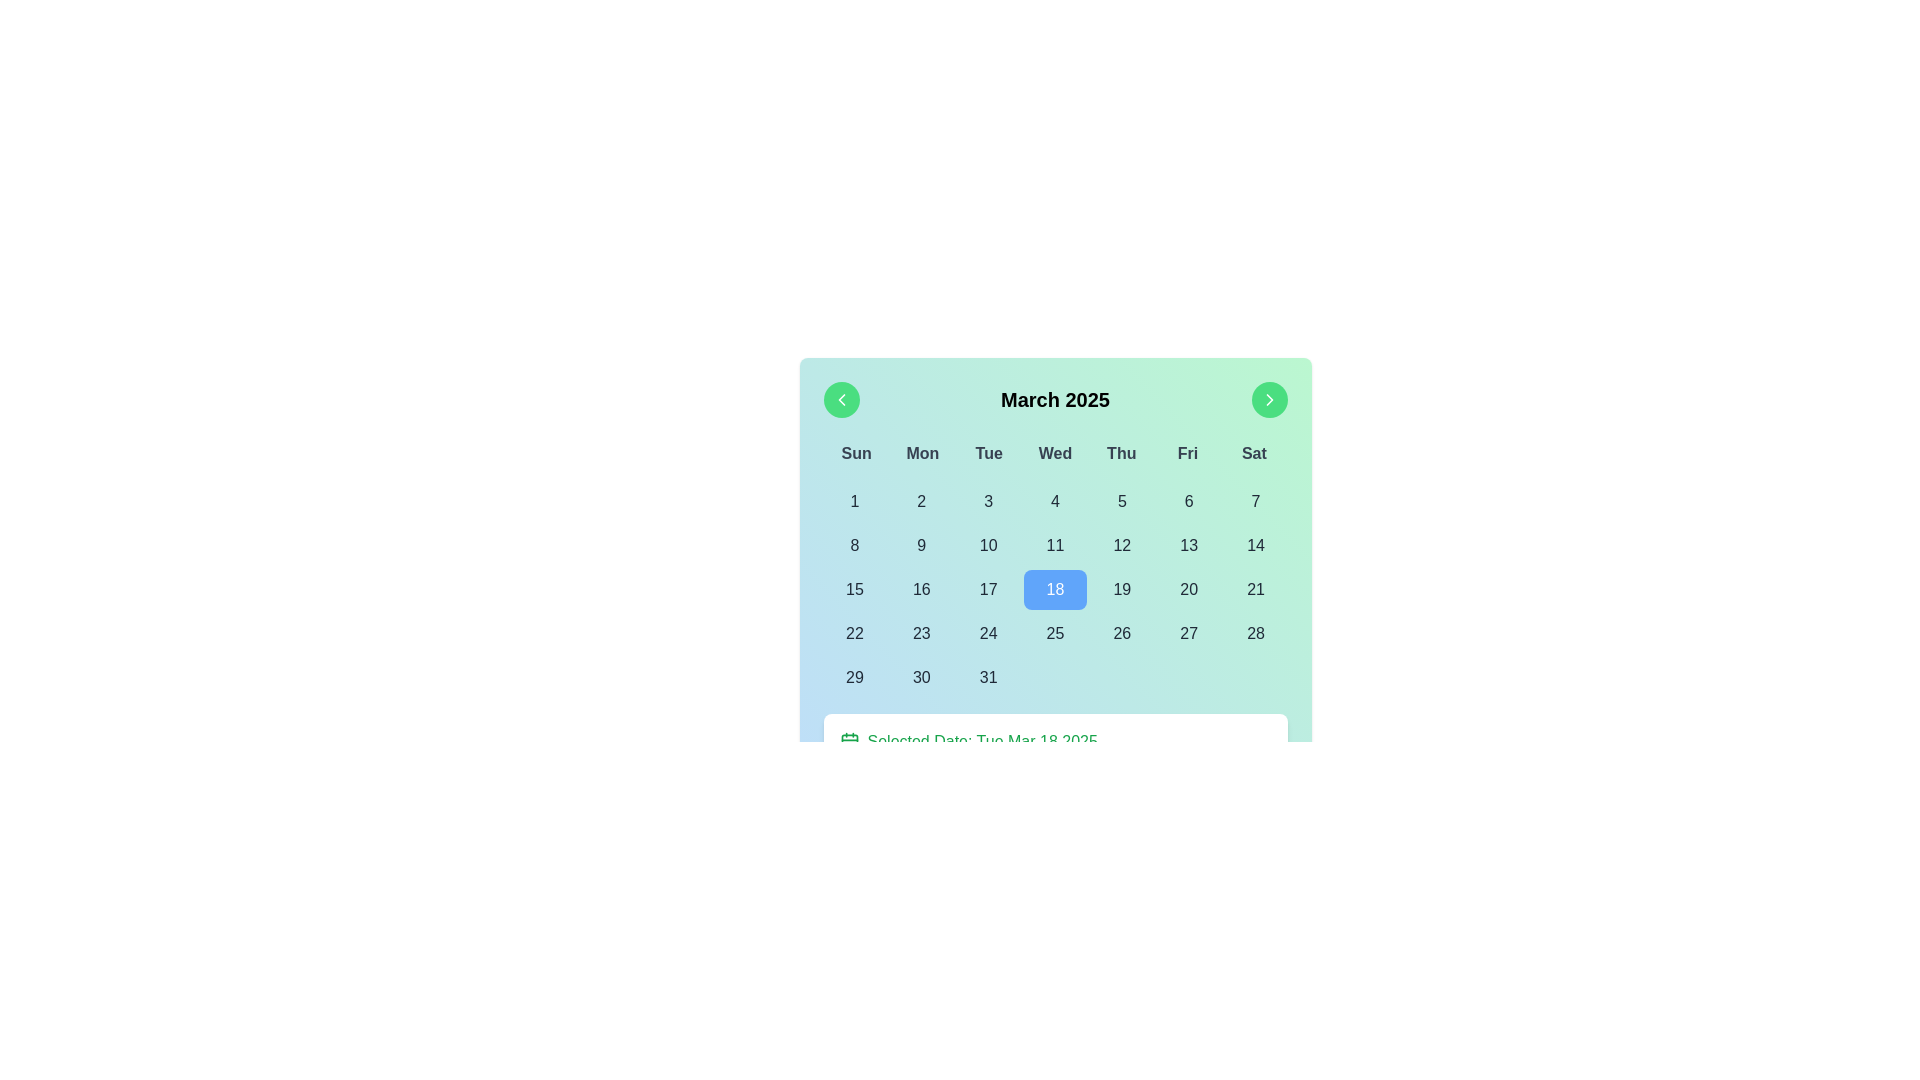 The height and width of the screenshot is (1080, 1920). What do you see at coordinates (920, 633) in the screenshot?
I see `the button representing the date '23' on the calendar` at bounding box center [920, 633].